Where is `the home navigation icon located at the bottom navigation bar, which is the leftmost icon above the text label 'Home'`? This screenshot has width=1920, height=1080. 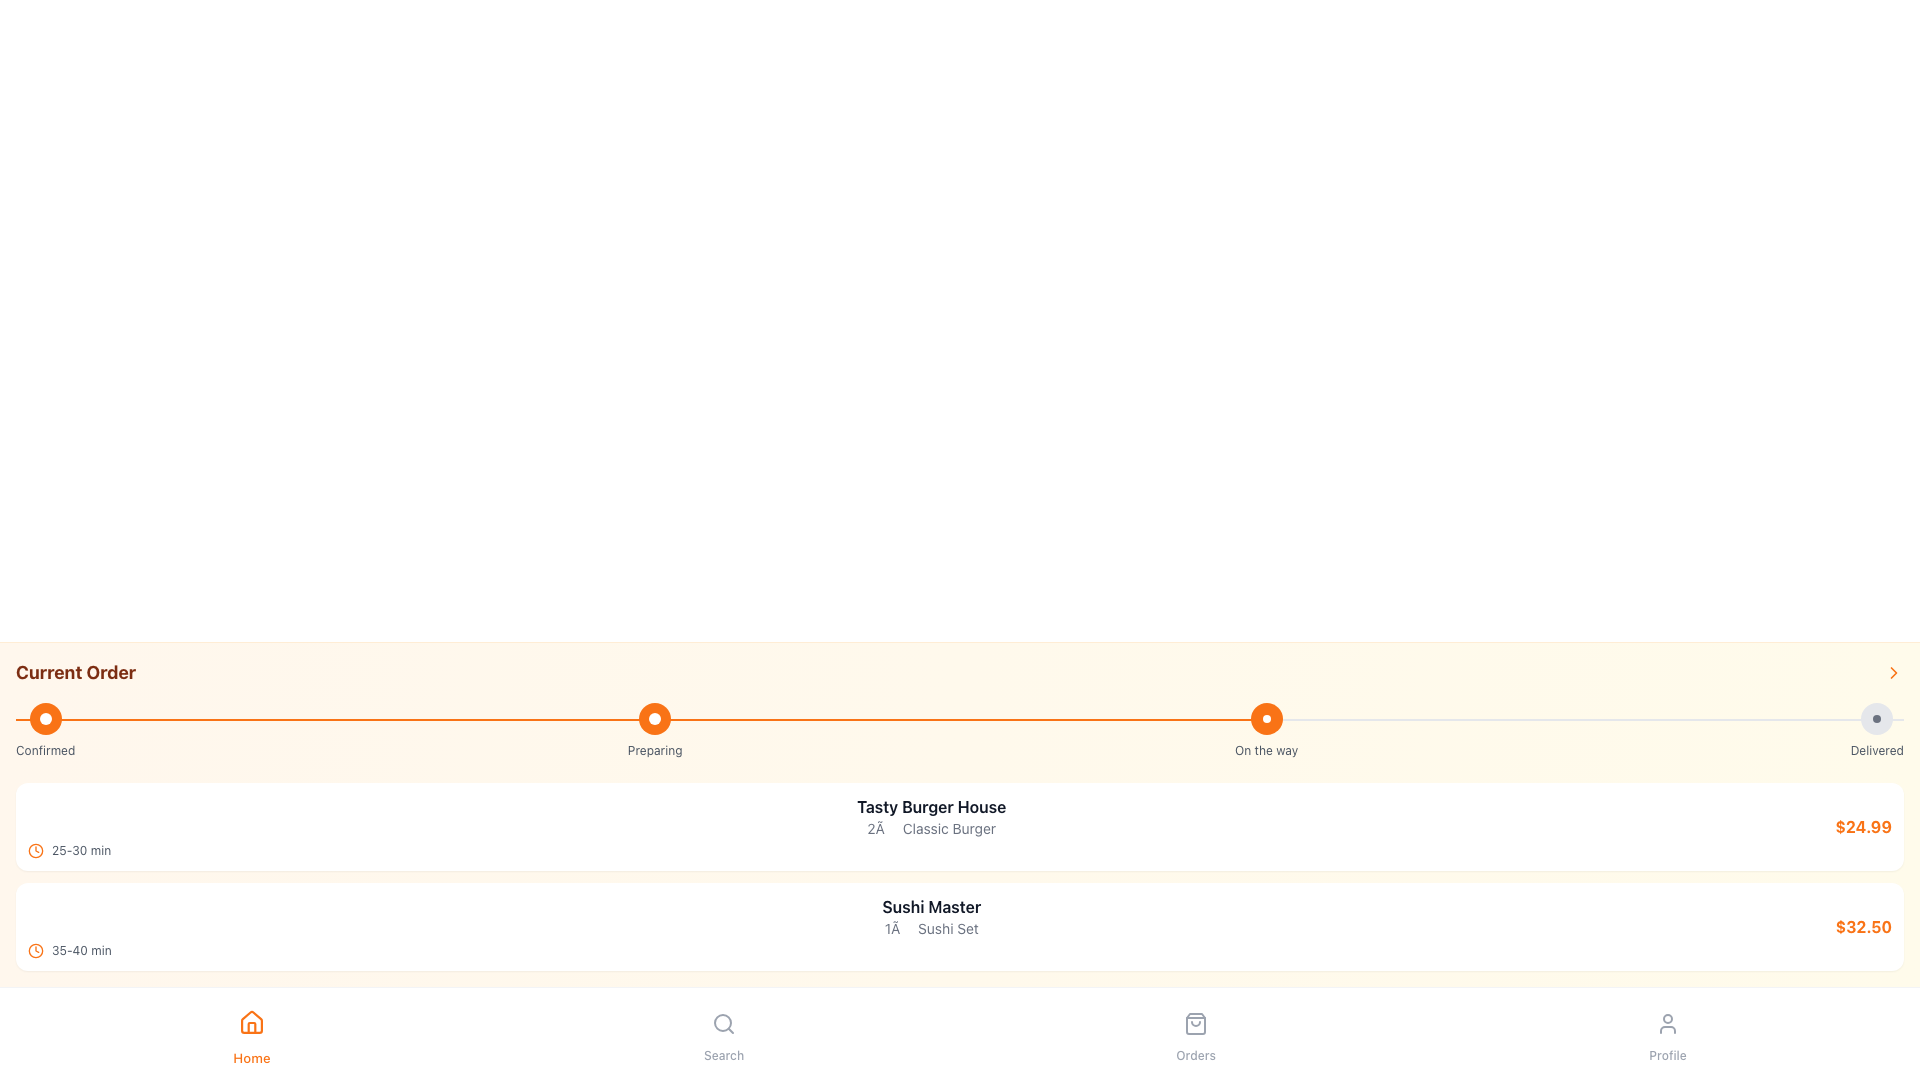
the home navigation icon located at the bottom navigation bar, which is the leftmost icon above the text label 'Home' is located at coordinates (250, 1022).